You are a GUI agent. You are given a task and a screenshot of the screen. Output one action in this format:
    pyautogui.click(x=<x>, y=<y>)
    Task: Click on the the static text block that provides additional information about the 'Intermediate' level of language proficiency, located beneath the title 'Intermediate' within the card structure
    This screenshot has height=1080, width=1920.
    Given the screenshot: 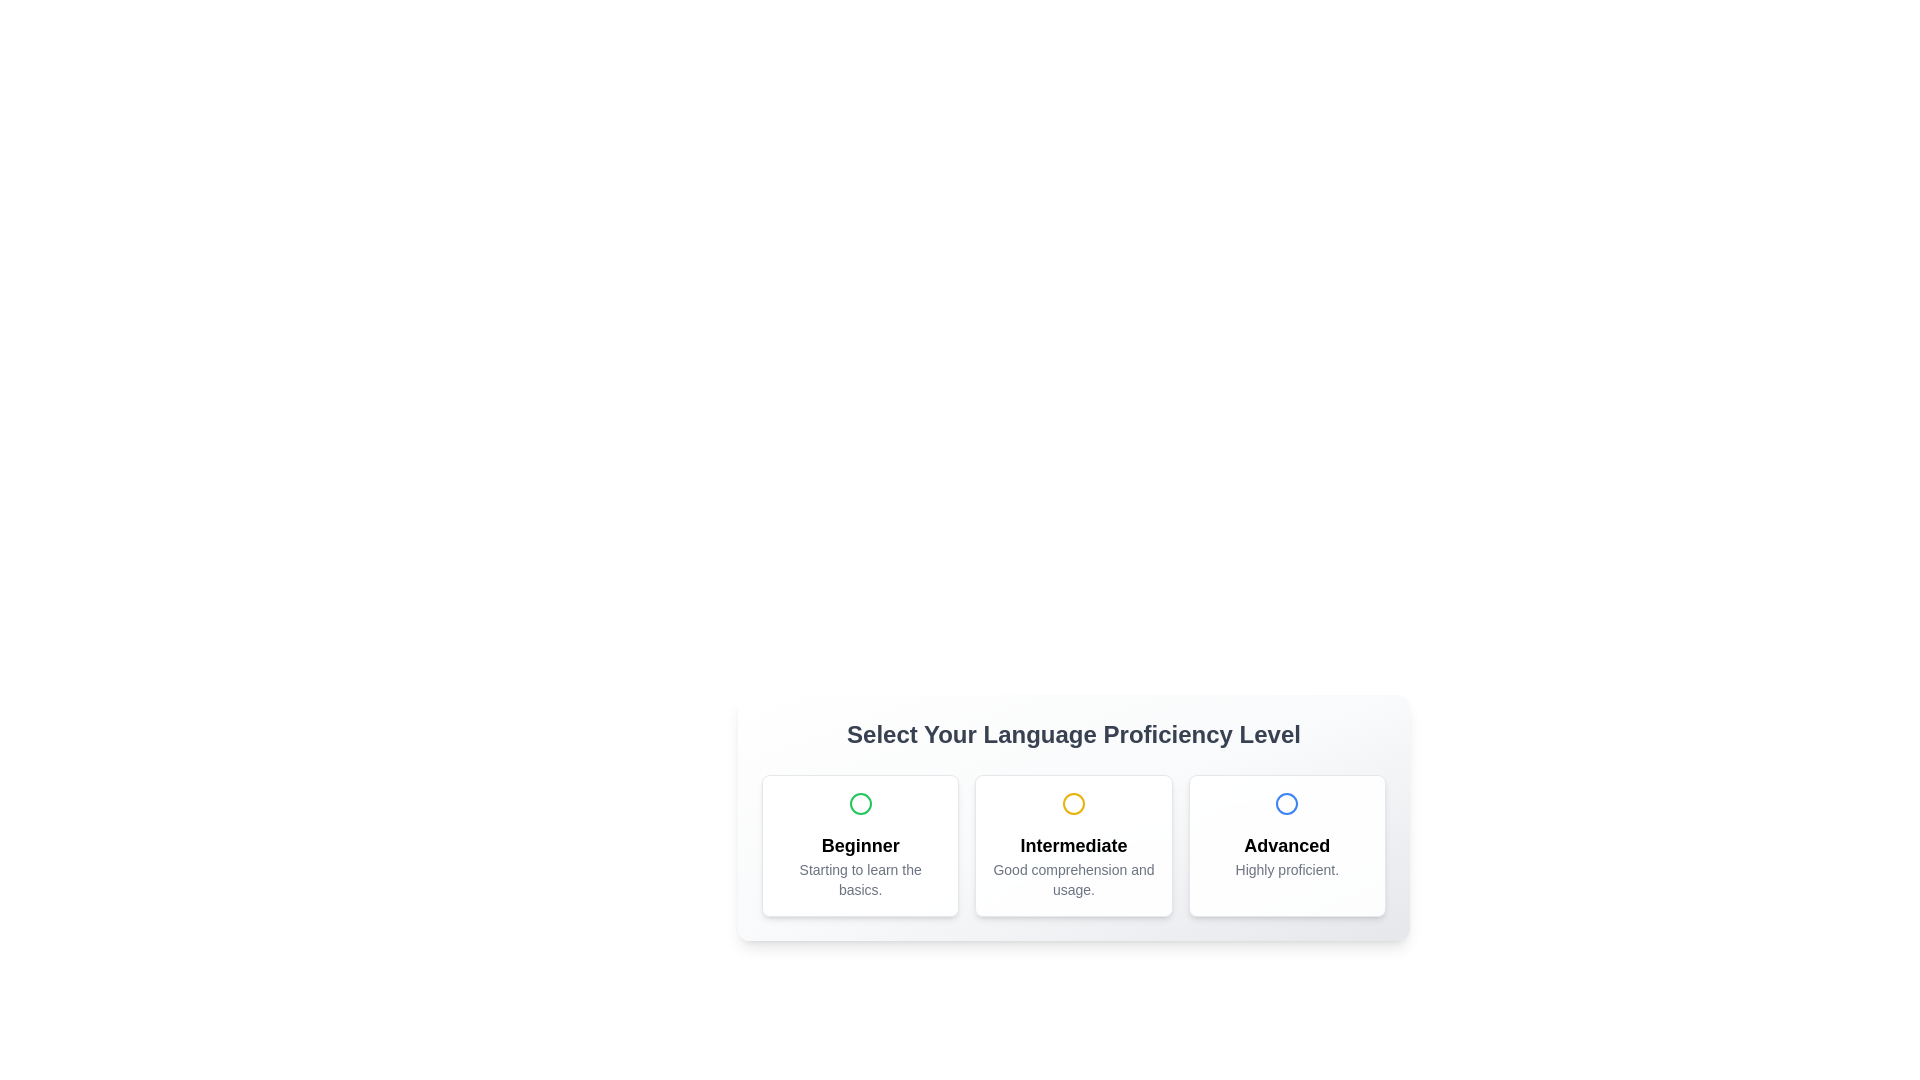 What is the action you would take?
    pyautogui.click(x=1073, y=878)
    